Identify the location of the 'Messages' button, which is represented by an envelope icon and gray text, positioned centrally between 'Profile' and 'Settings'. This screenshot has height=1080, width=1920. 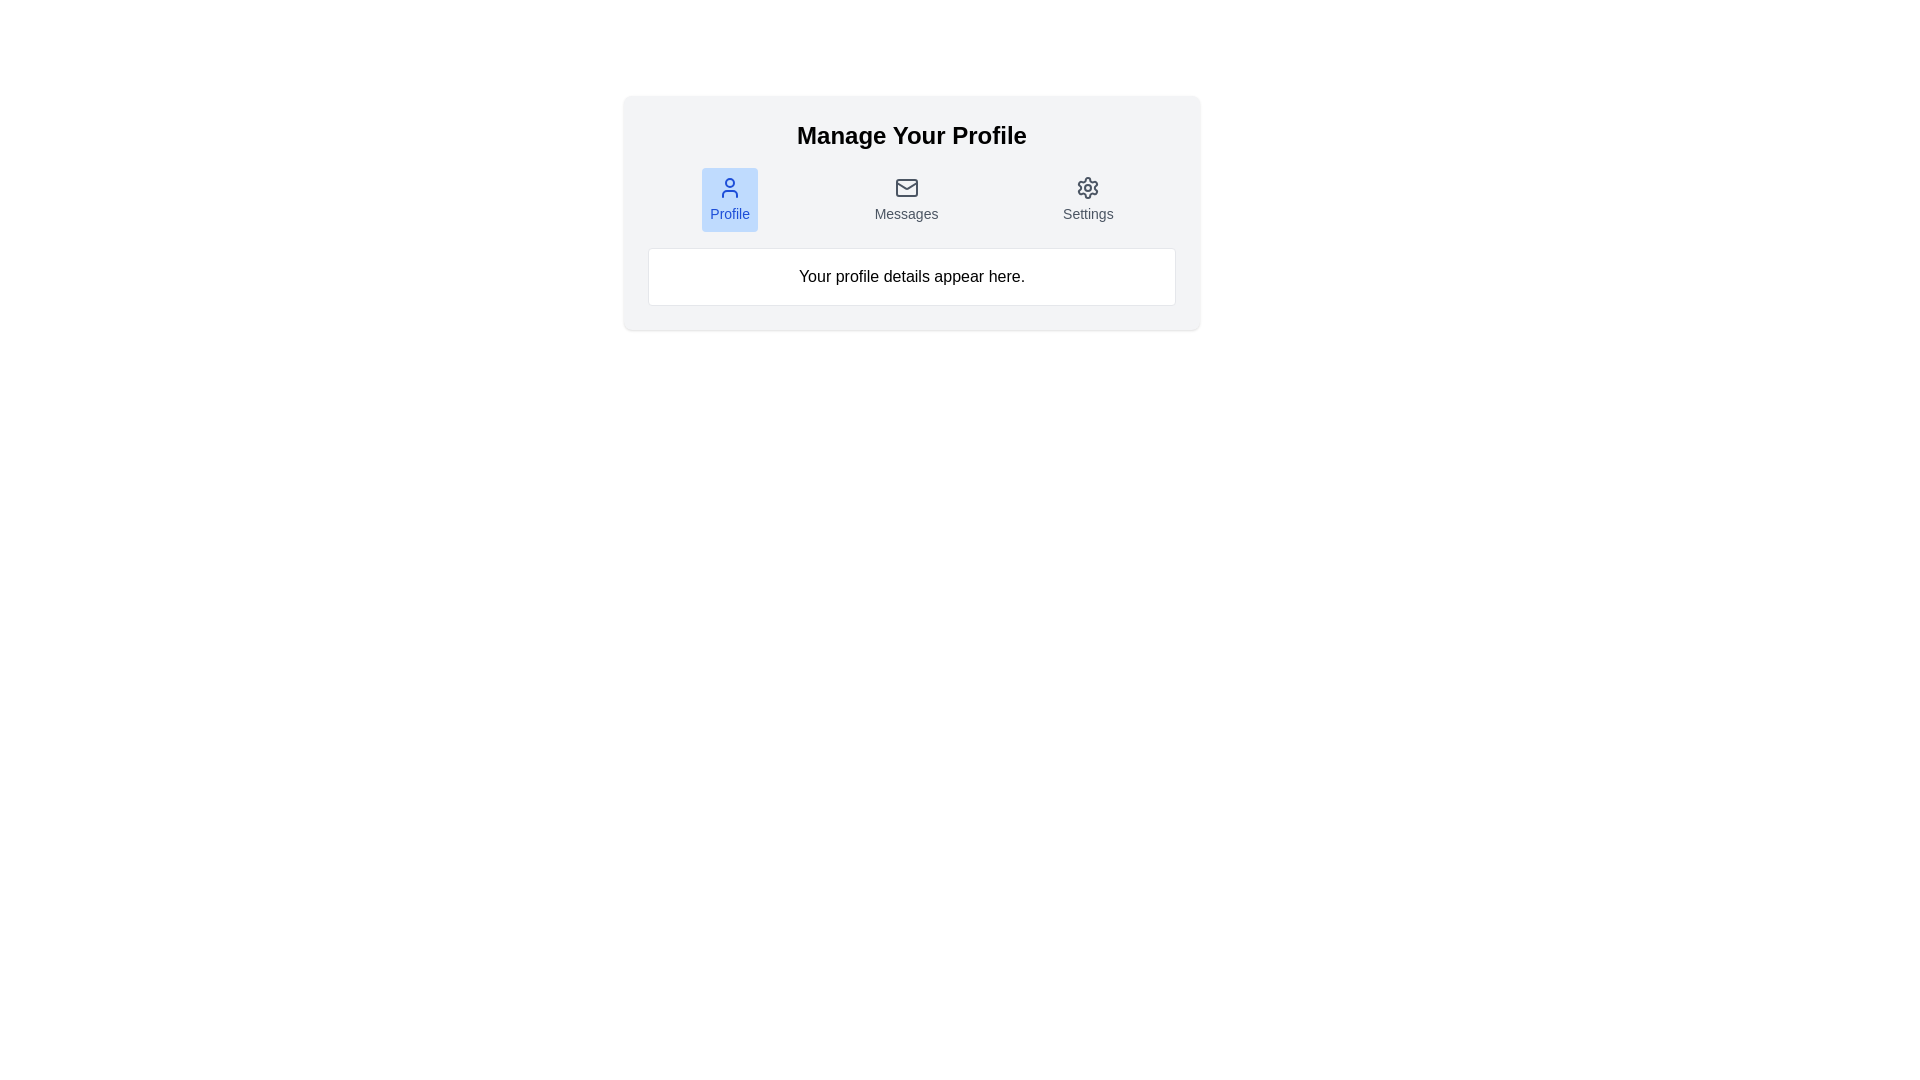
(905, 200).